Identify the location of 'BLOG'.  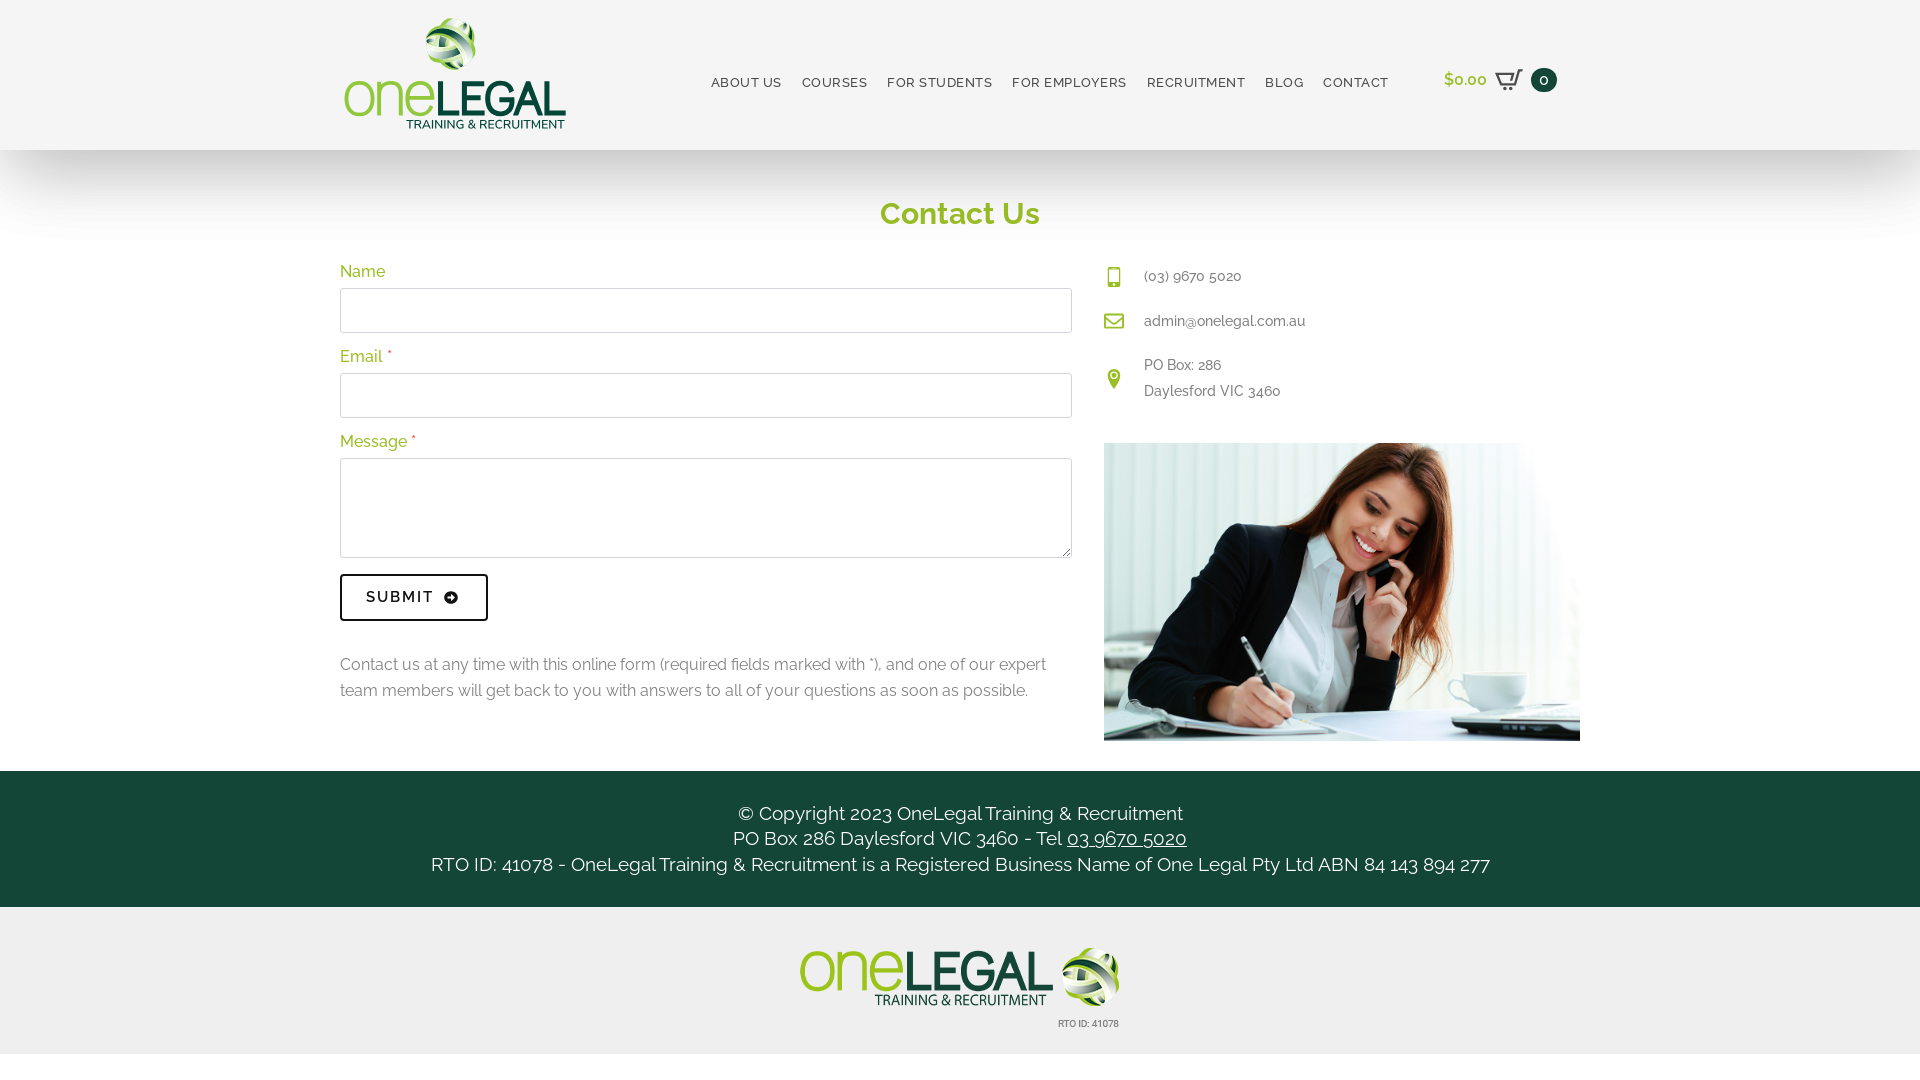
(1283, 81).